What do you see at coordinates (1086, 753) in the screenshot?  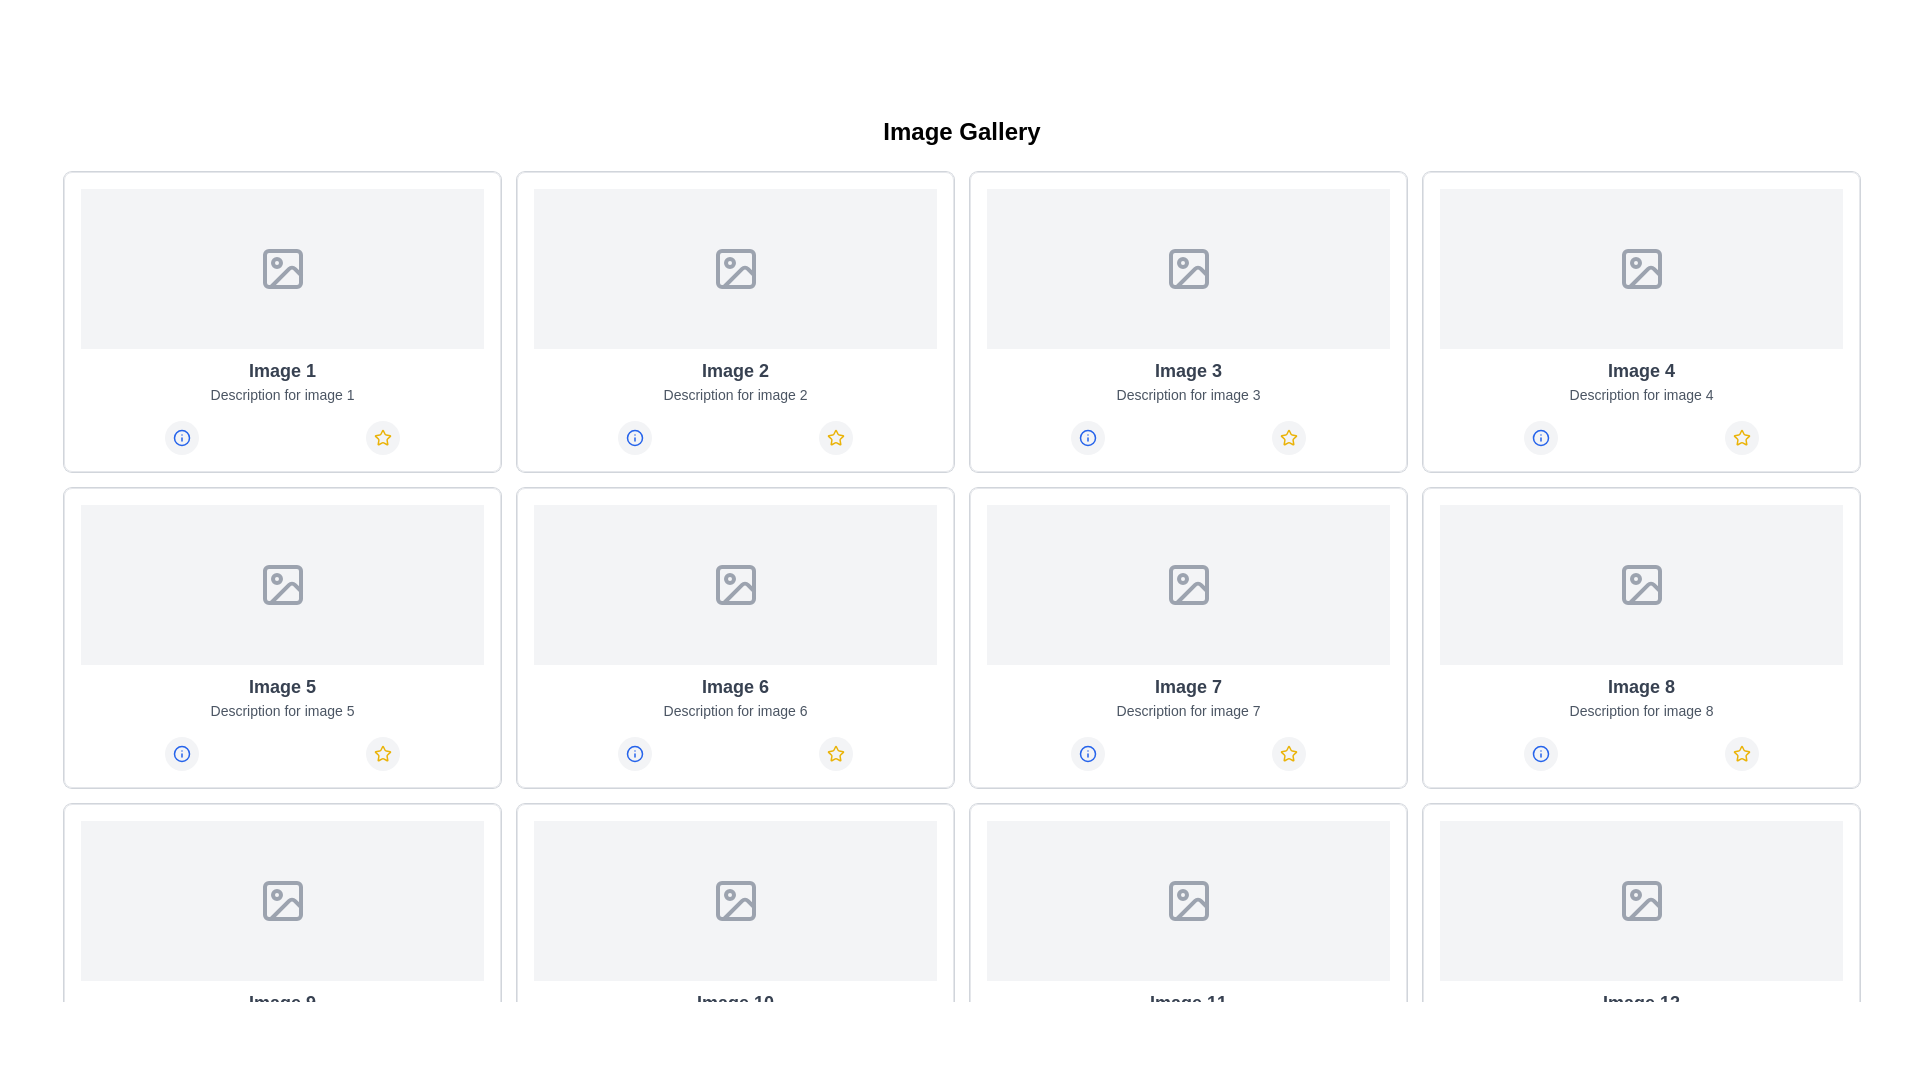 I see `the circular button with a gray background and blue outline, featuring an information symbol in the center, located below Image 7 in the grid` at bounding box center [1086, 753].